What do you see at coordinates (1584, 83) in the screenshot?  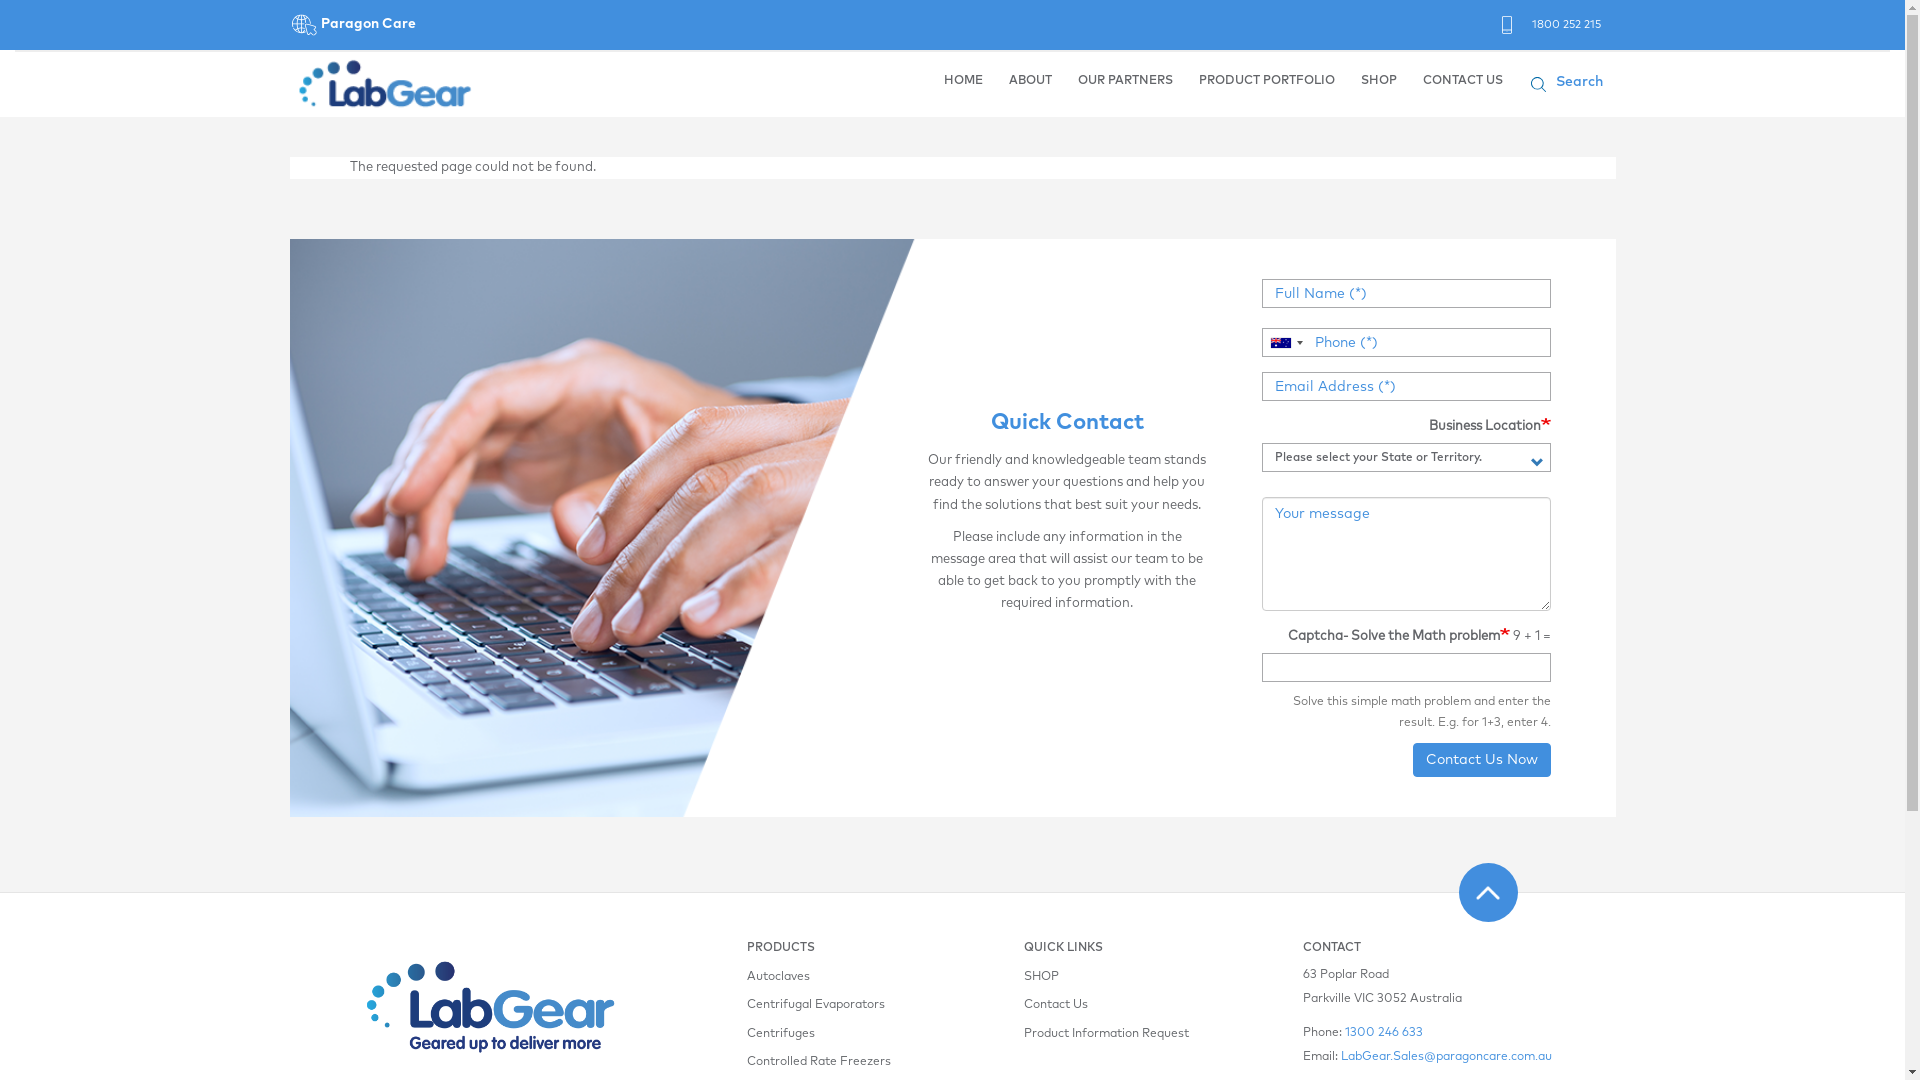 I see `'Search'` at bounding box center [1584, 83].